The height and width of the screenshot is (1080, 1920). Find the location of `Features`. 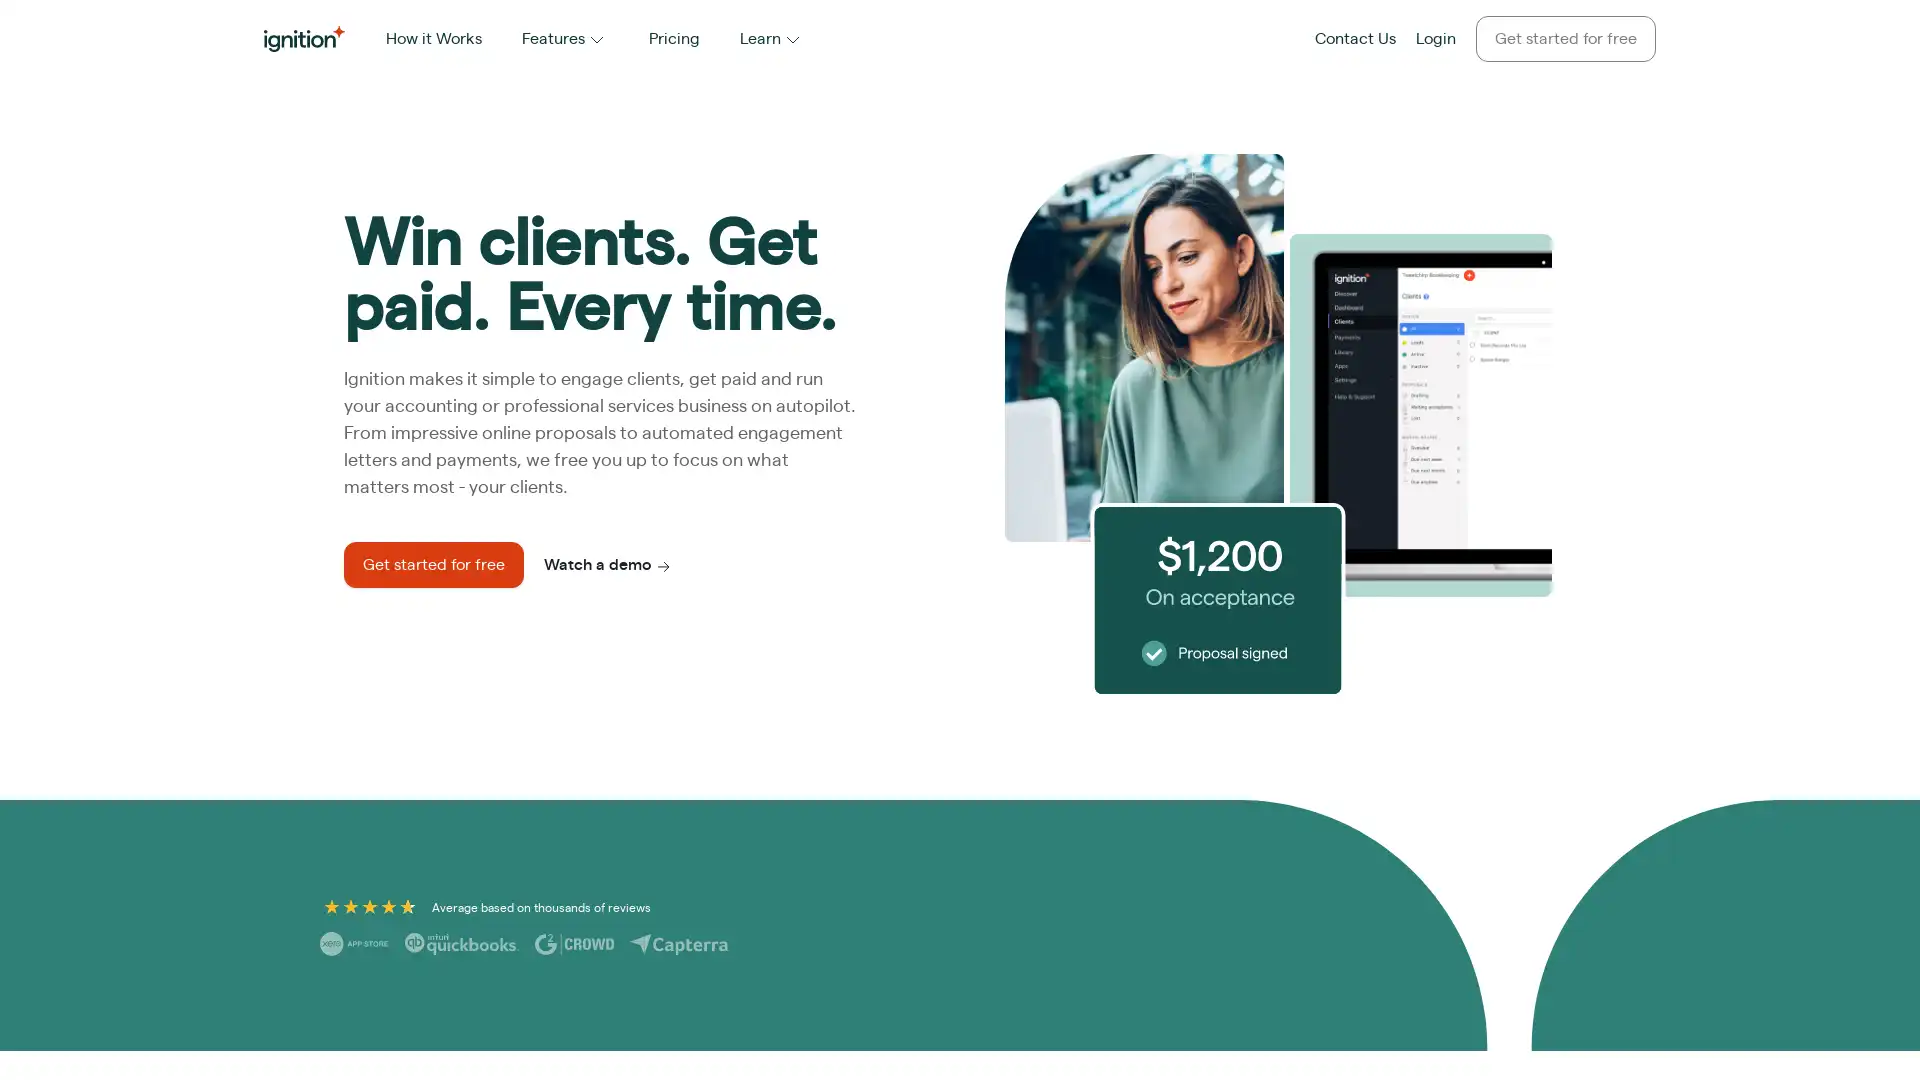

Features is located at coordinates (564, 38).